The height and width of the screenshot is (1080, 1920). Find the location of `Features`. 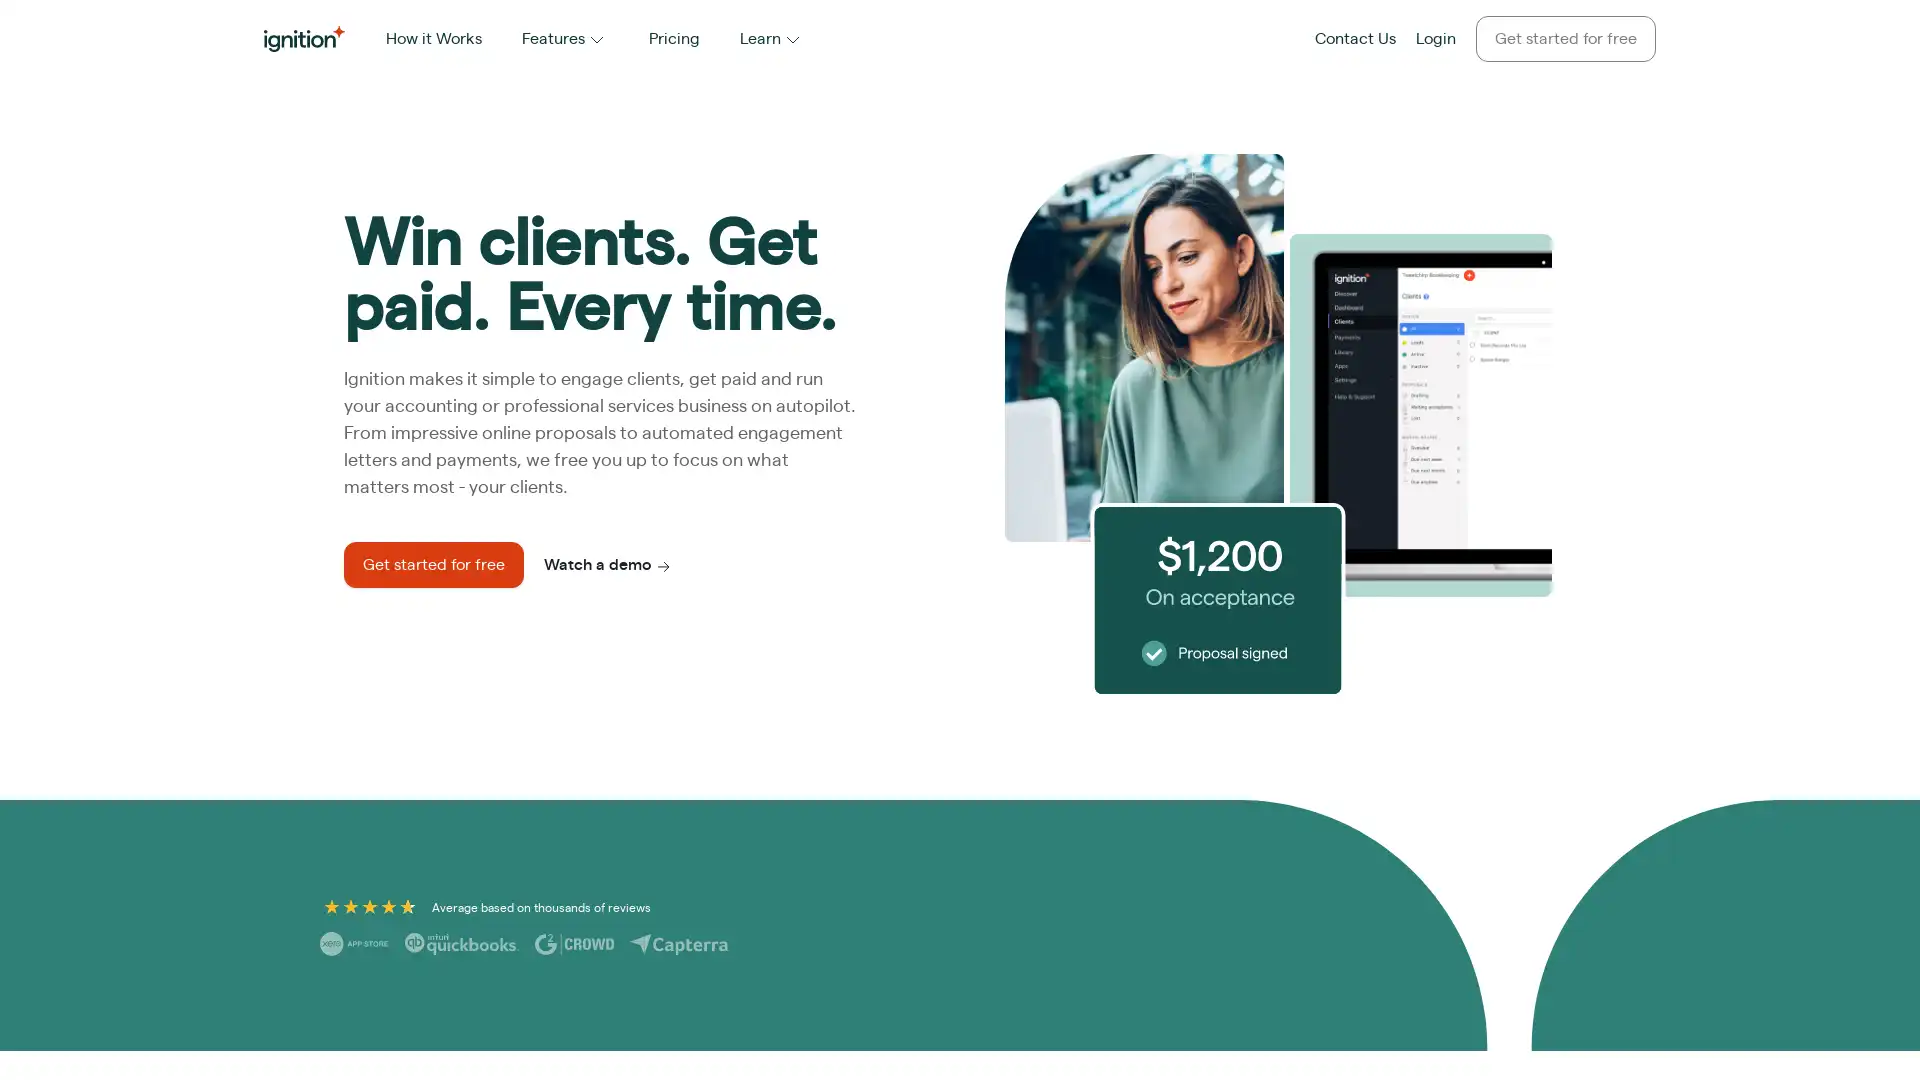

Features is located at coordinates (564, 38).